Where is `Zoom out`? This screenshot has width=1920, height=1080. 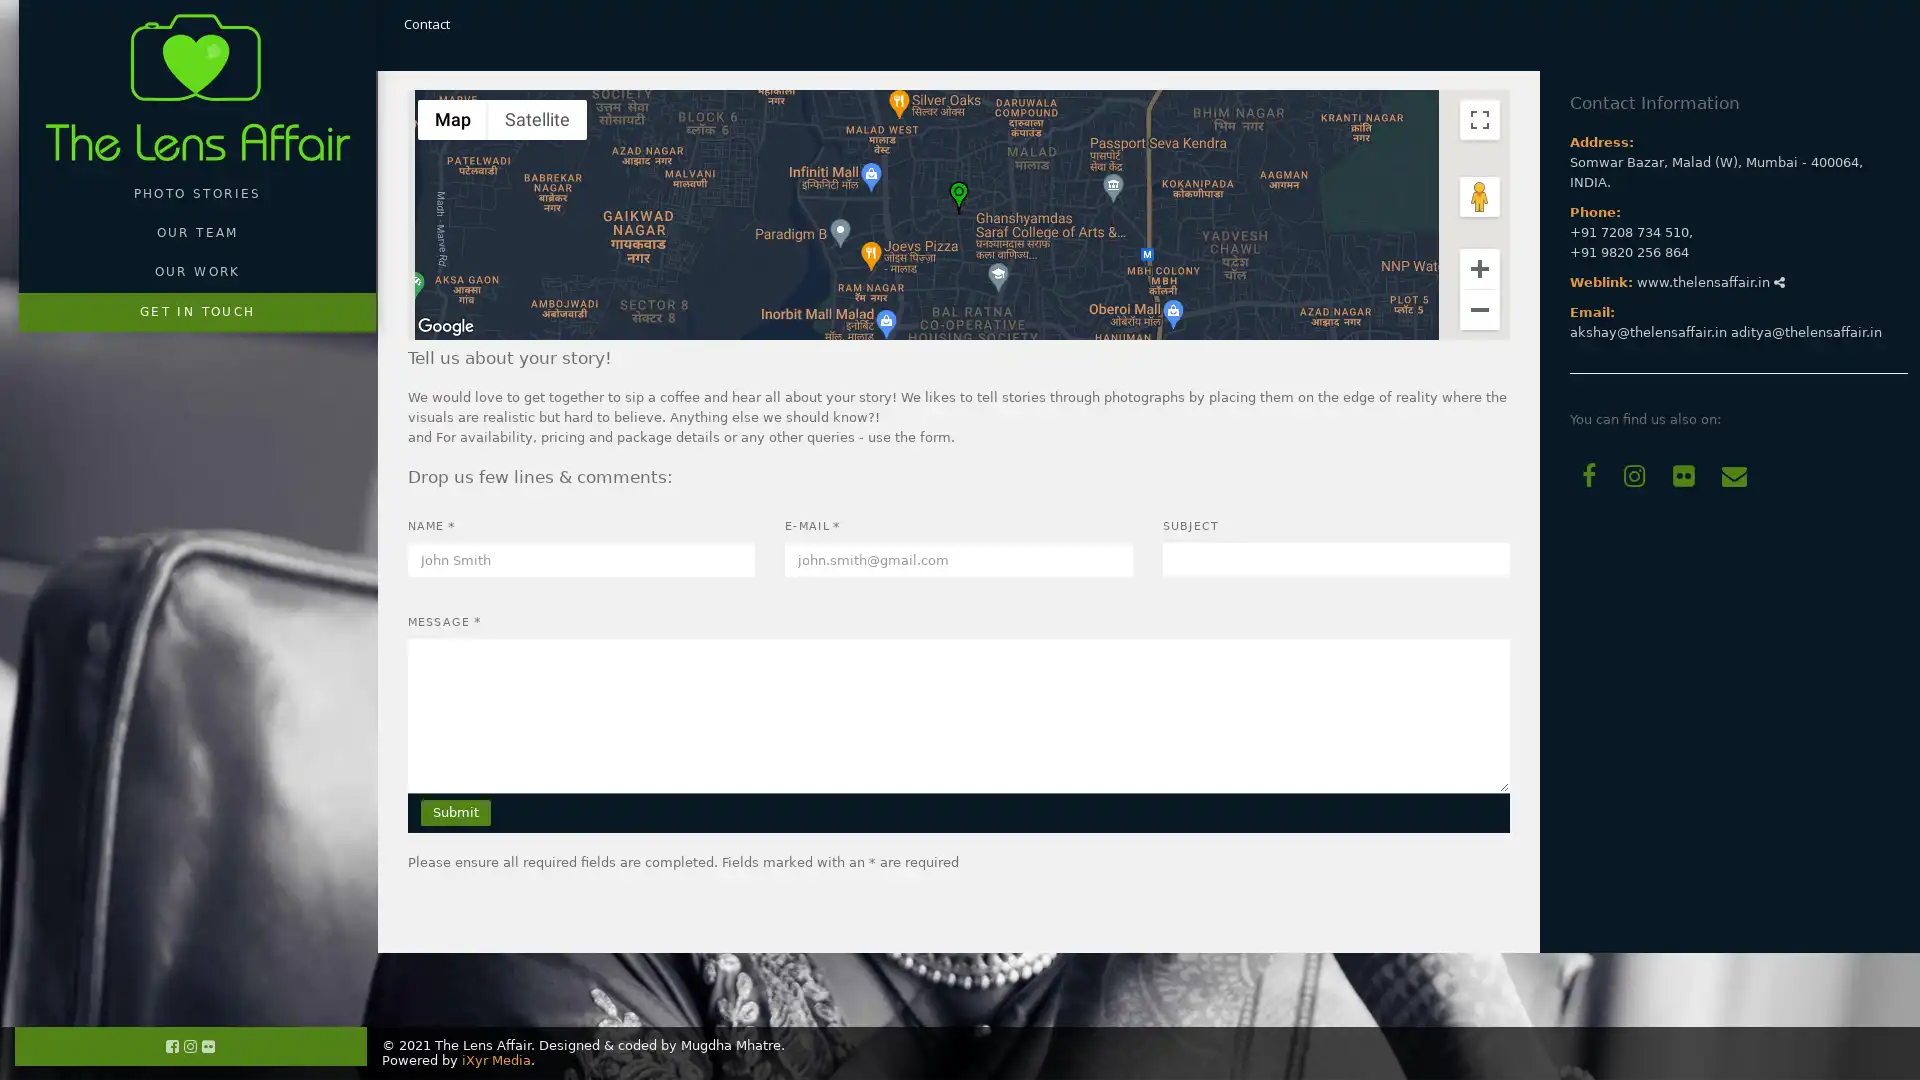 Zoom out is located at coordinates (1479, 308).